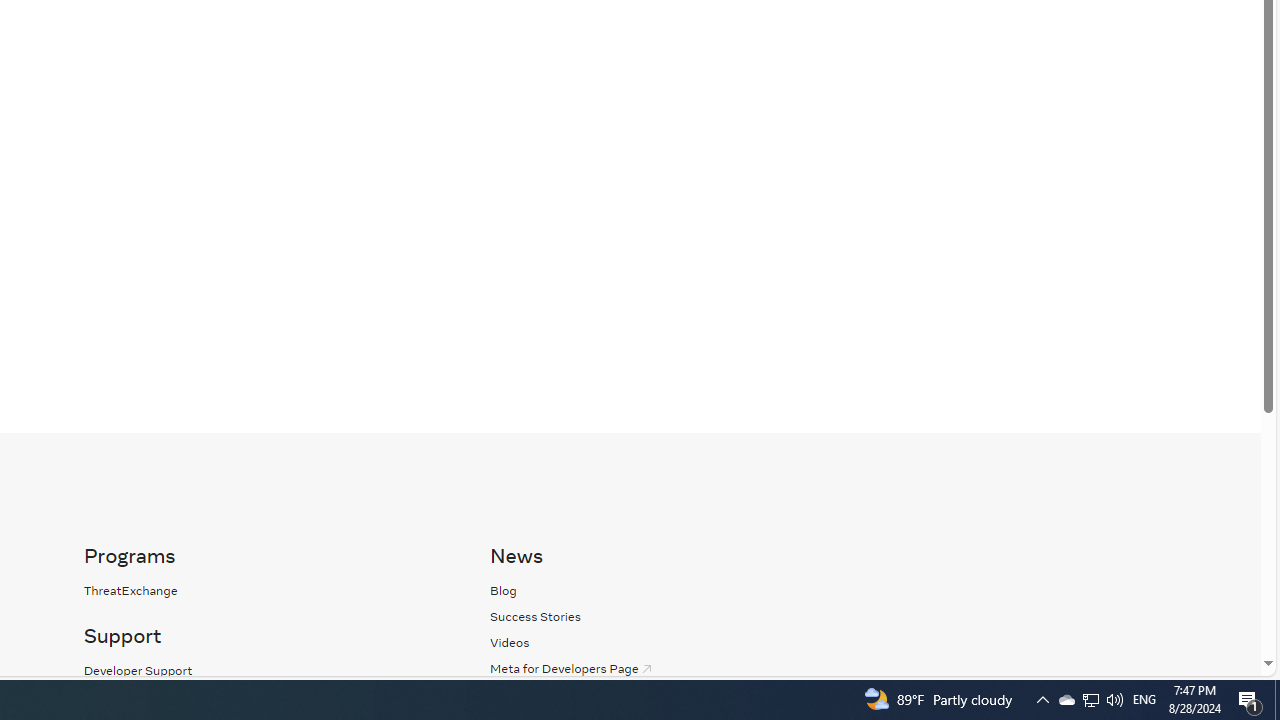 The height and width of the screenshot is (720, 1280). Describe the element at coordinates (535, 615) in the screenshot. I see `'Success Stories'` at that location.